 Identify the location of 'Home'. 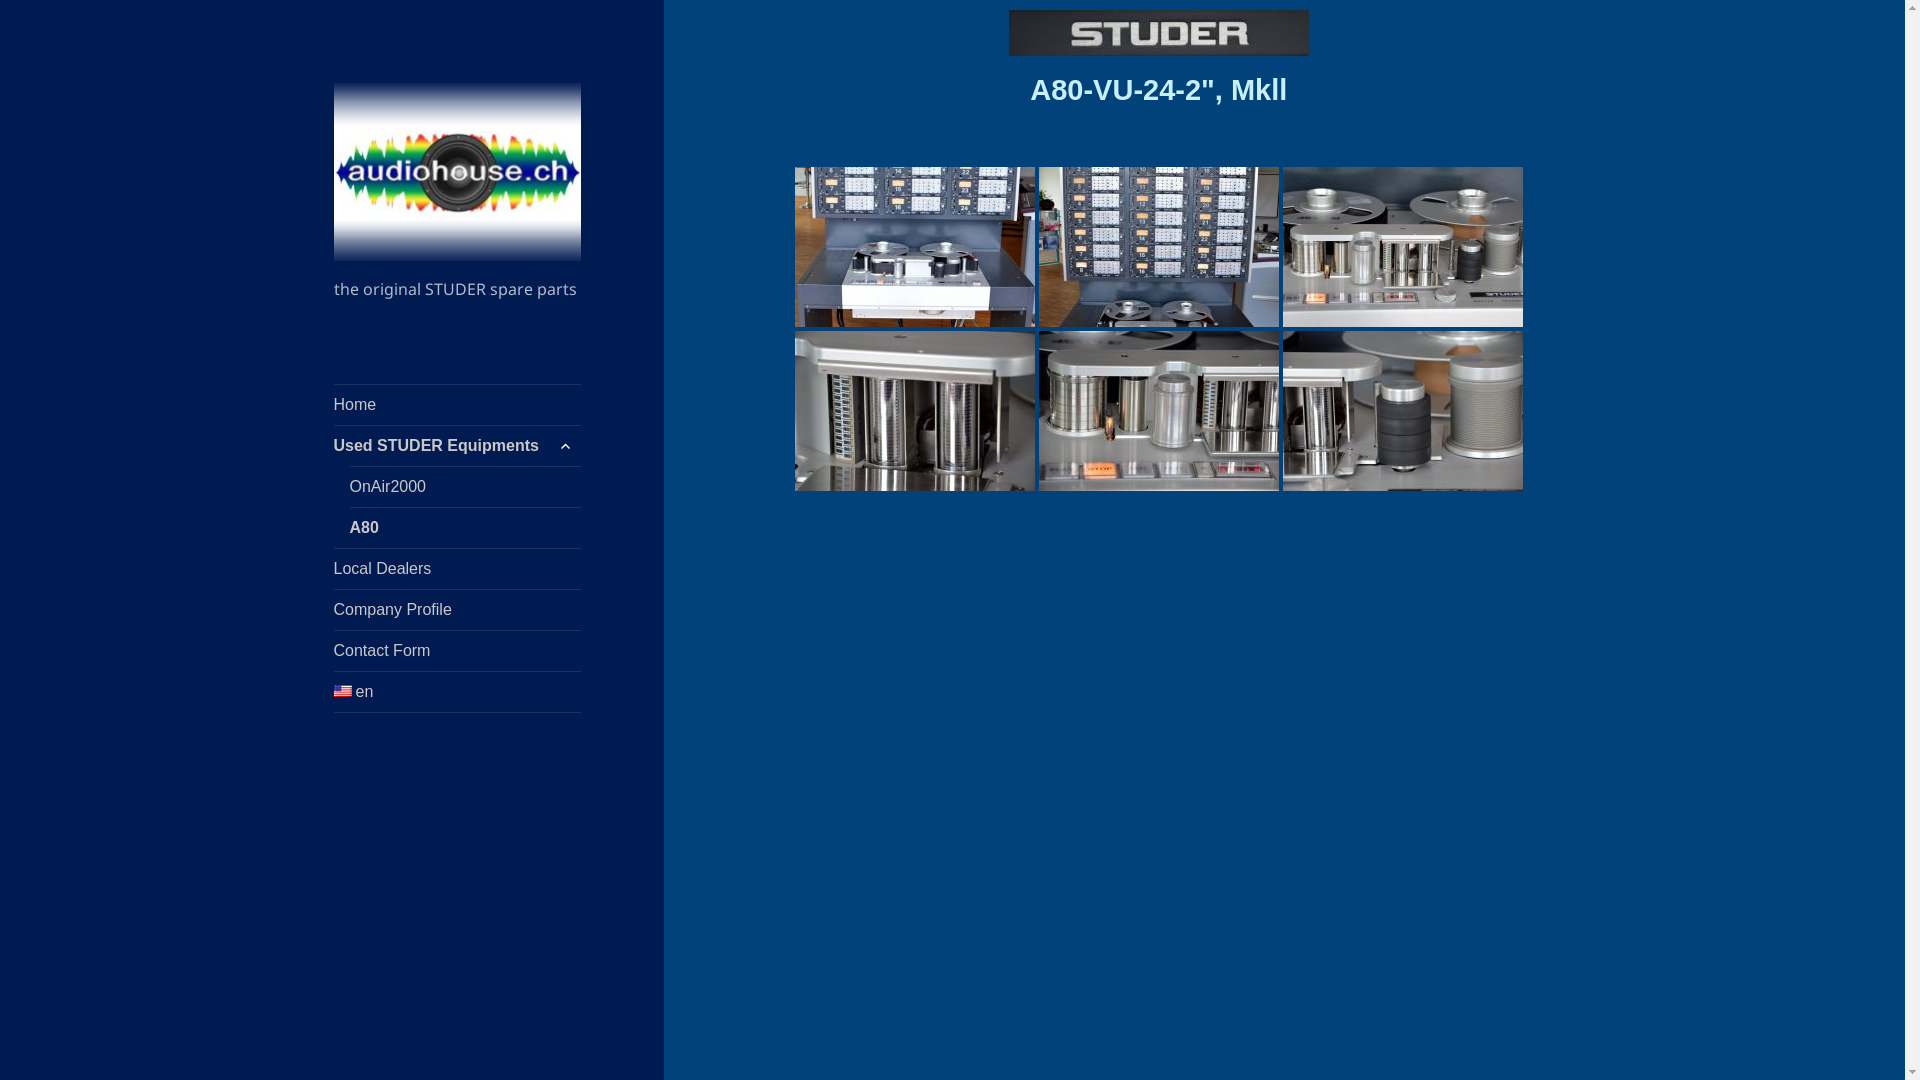
(456, 405).